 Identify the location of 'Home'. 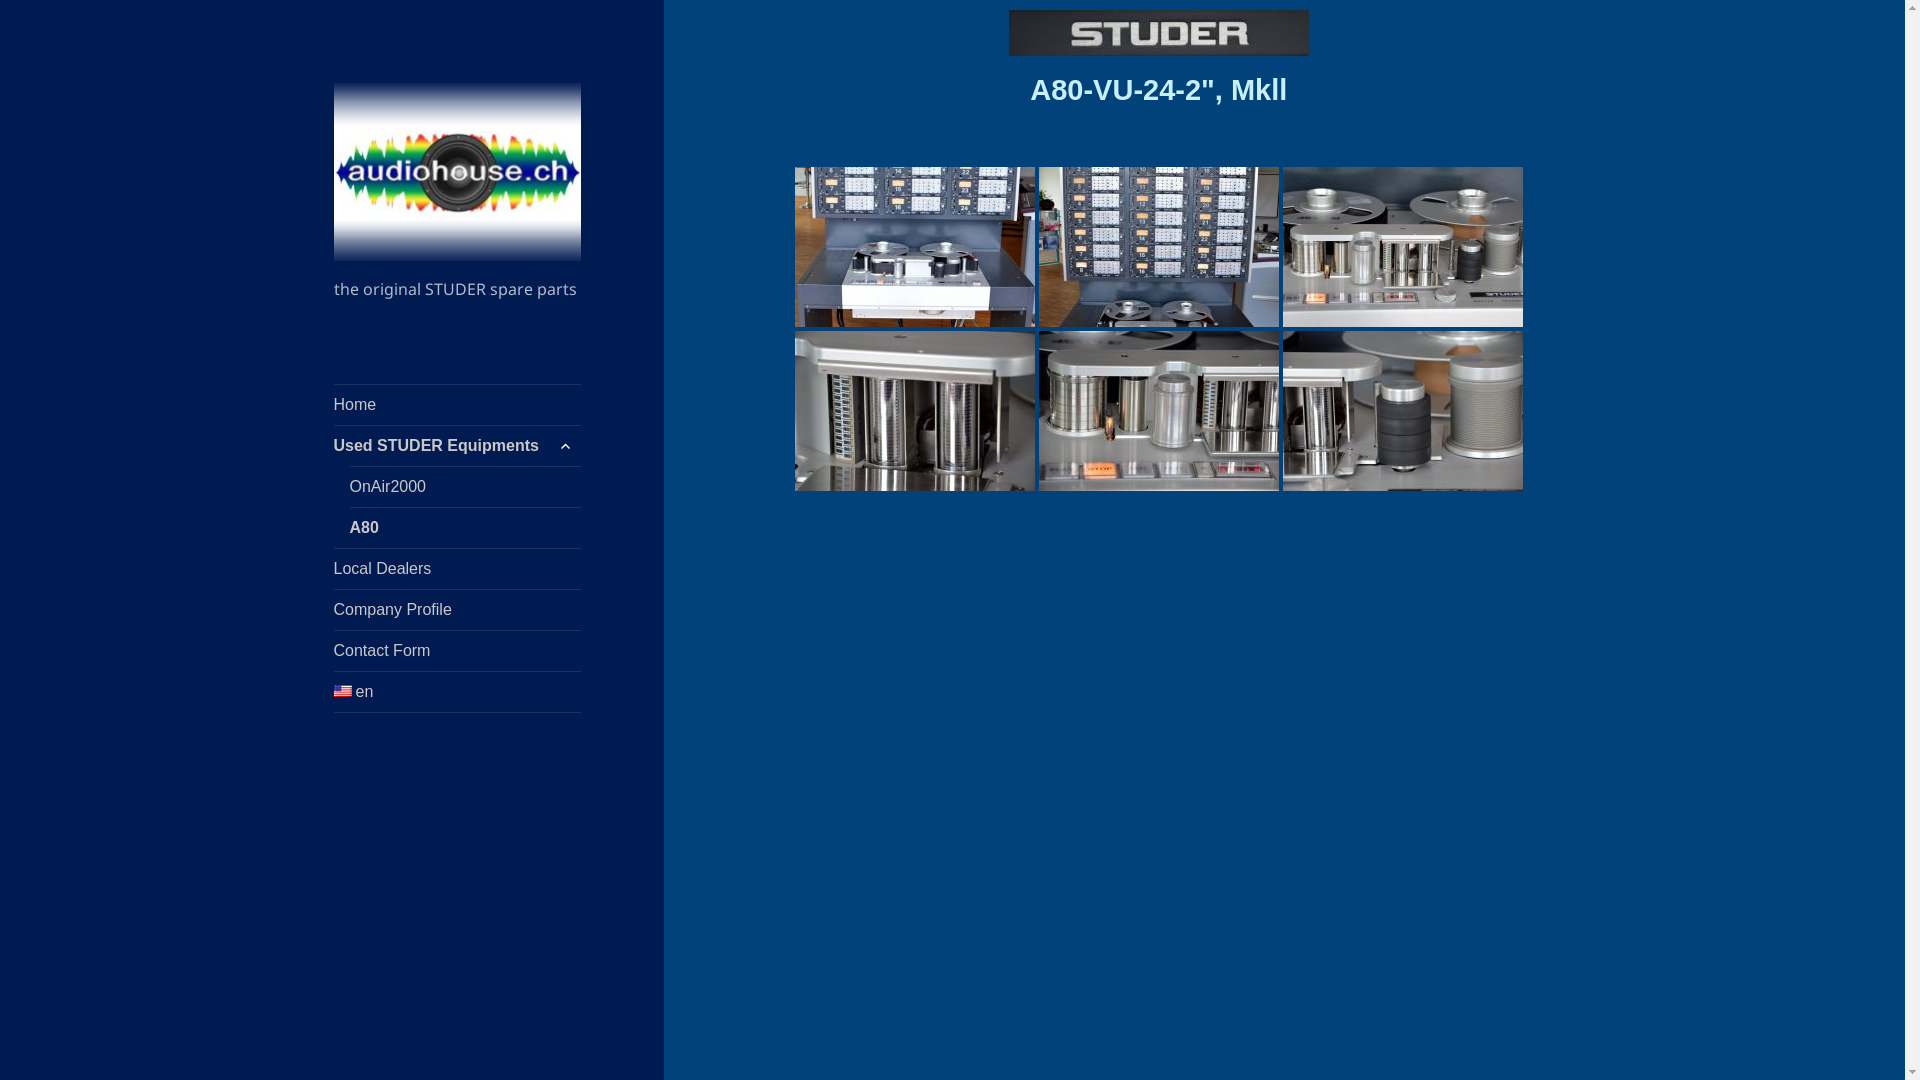
(456, 405).